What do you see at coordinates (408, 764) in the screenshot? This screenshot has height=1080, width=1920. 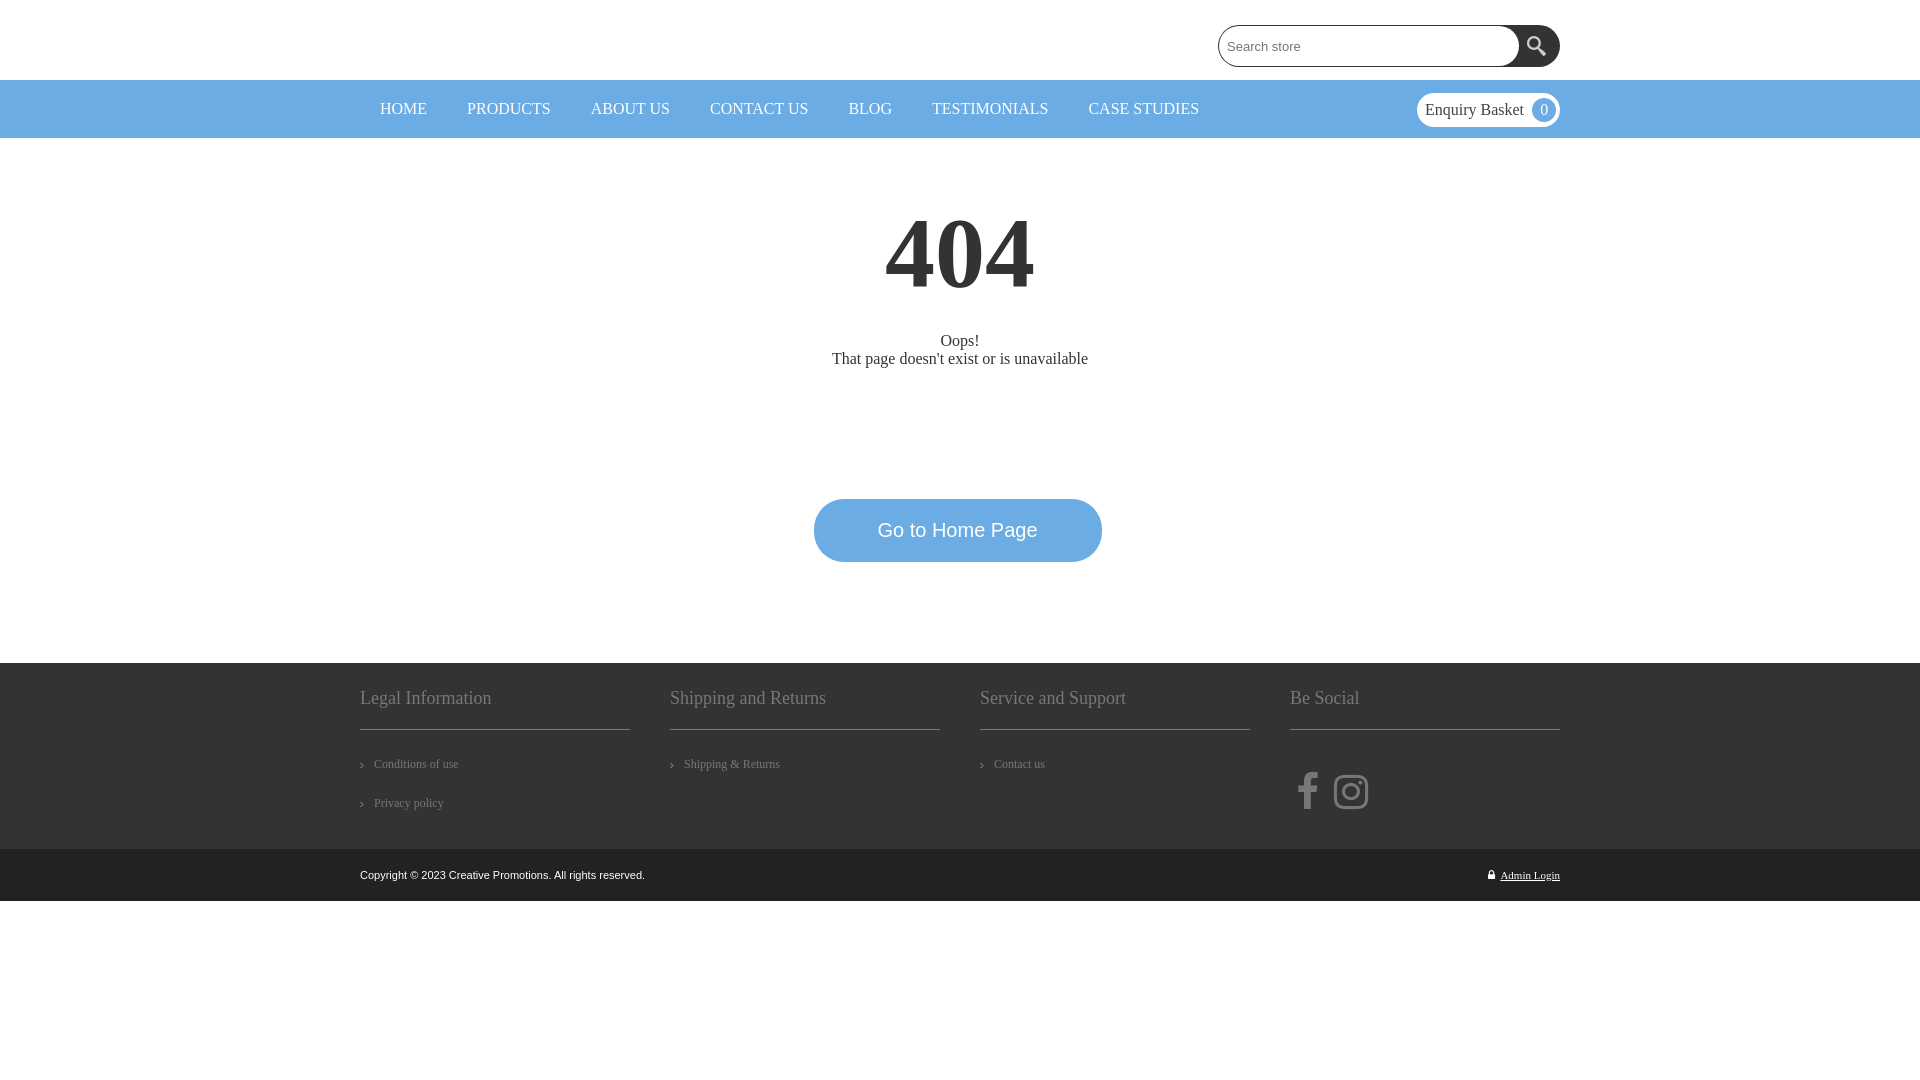 I see `'Conditions of use'` at bounding box center [408, 764].